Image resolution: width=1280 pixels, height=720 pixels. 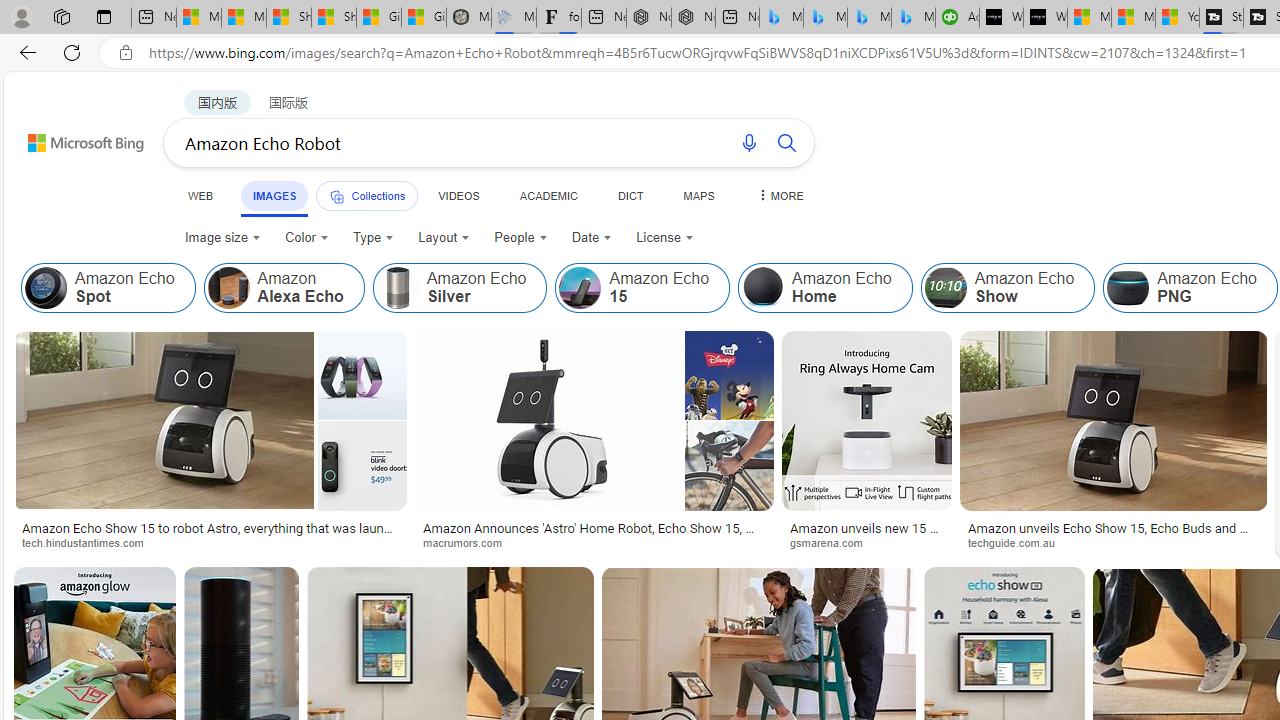 What do you see at coordinates (591, 236) in the screenshot?
I see `'Date'` at bounding box center [591, 236].